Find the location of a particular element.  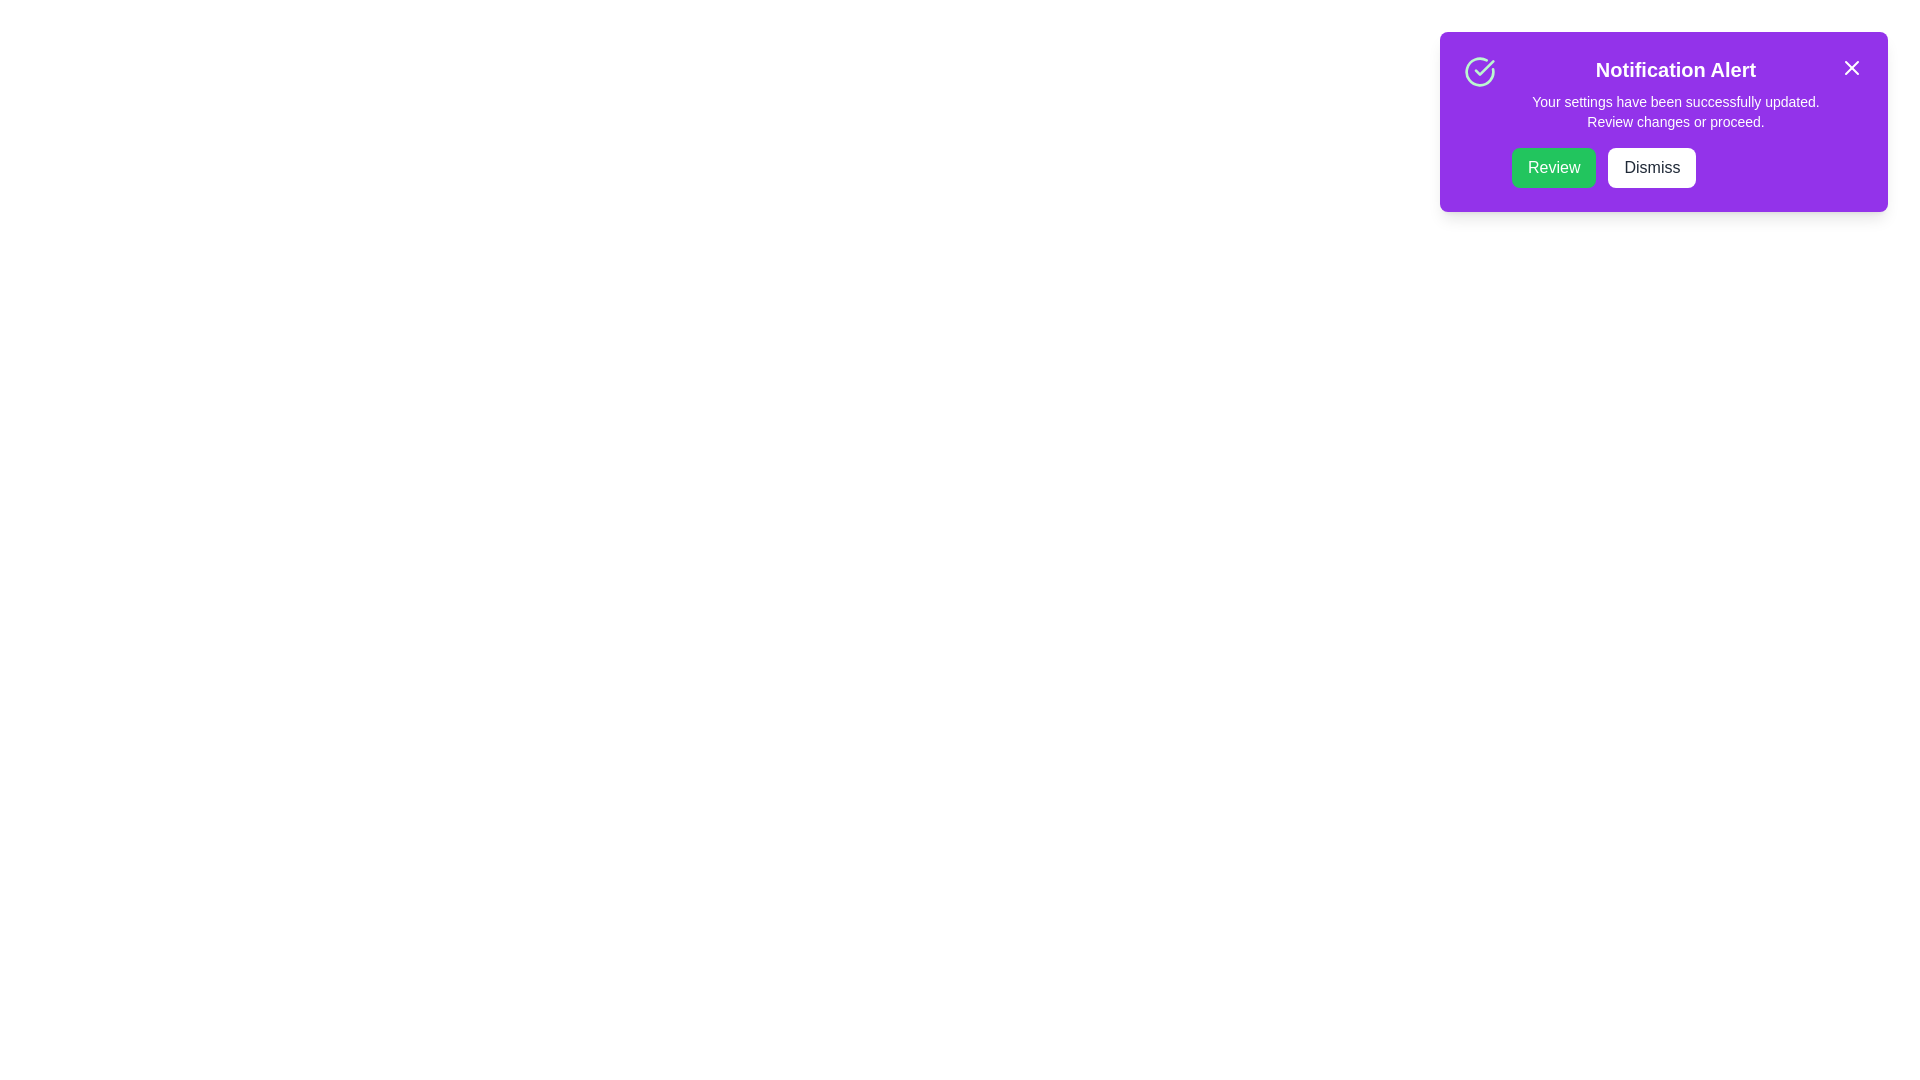

the close icon button, which is a small diagonal cross located in the top-right corner of the notification card is located at coordinates (1851, 67).